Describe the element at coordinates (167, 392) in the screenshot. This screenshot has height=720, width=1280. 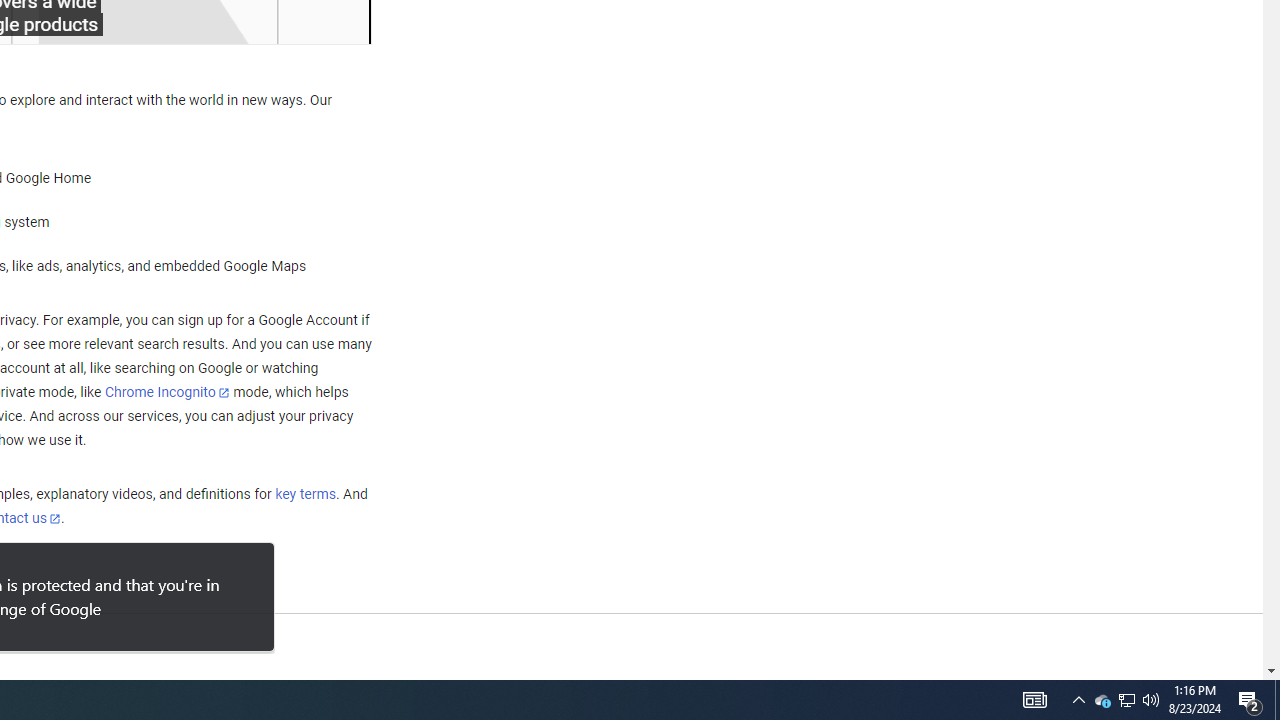
I see `'Chrome Incognito'` at that location.